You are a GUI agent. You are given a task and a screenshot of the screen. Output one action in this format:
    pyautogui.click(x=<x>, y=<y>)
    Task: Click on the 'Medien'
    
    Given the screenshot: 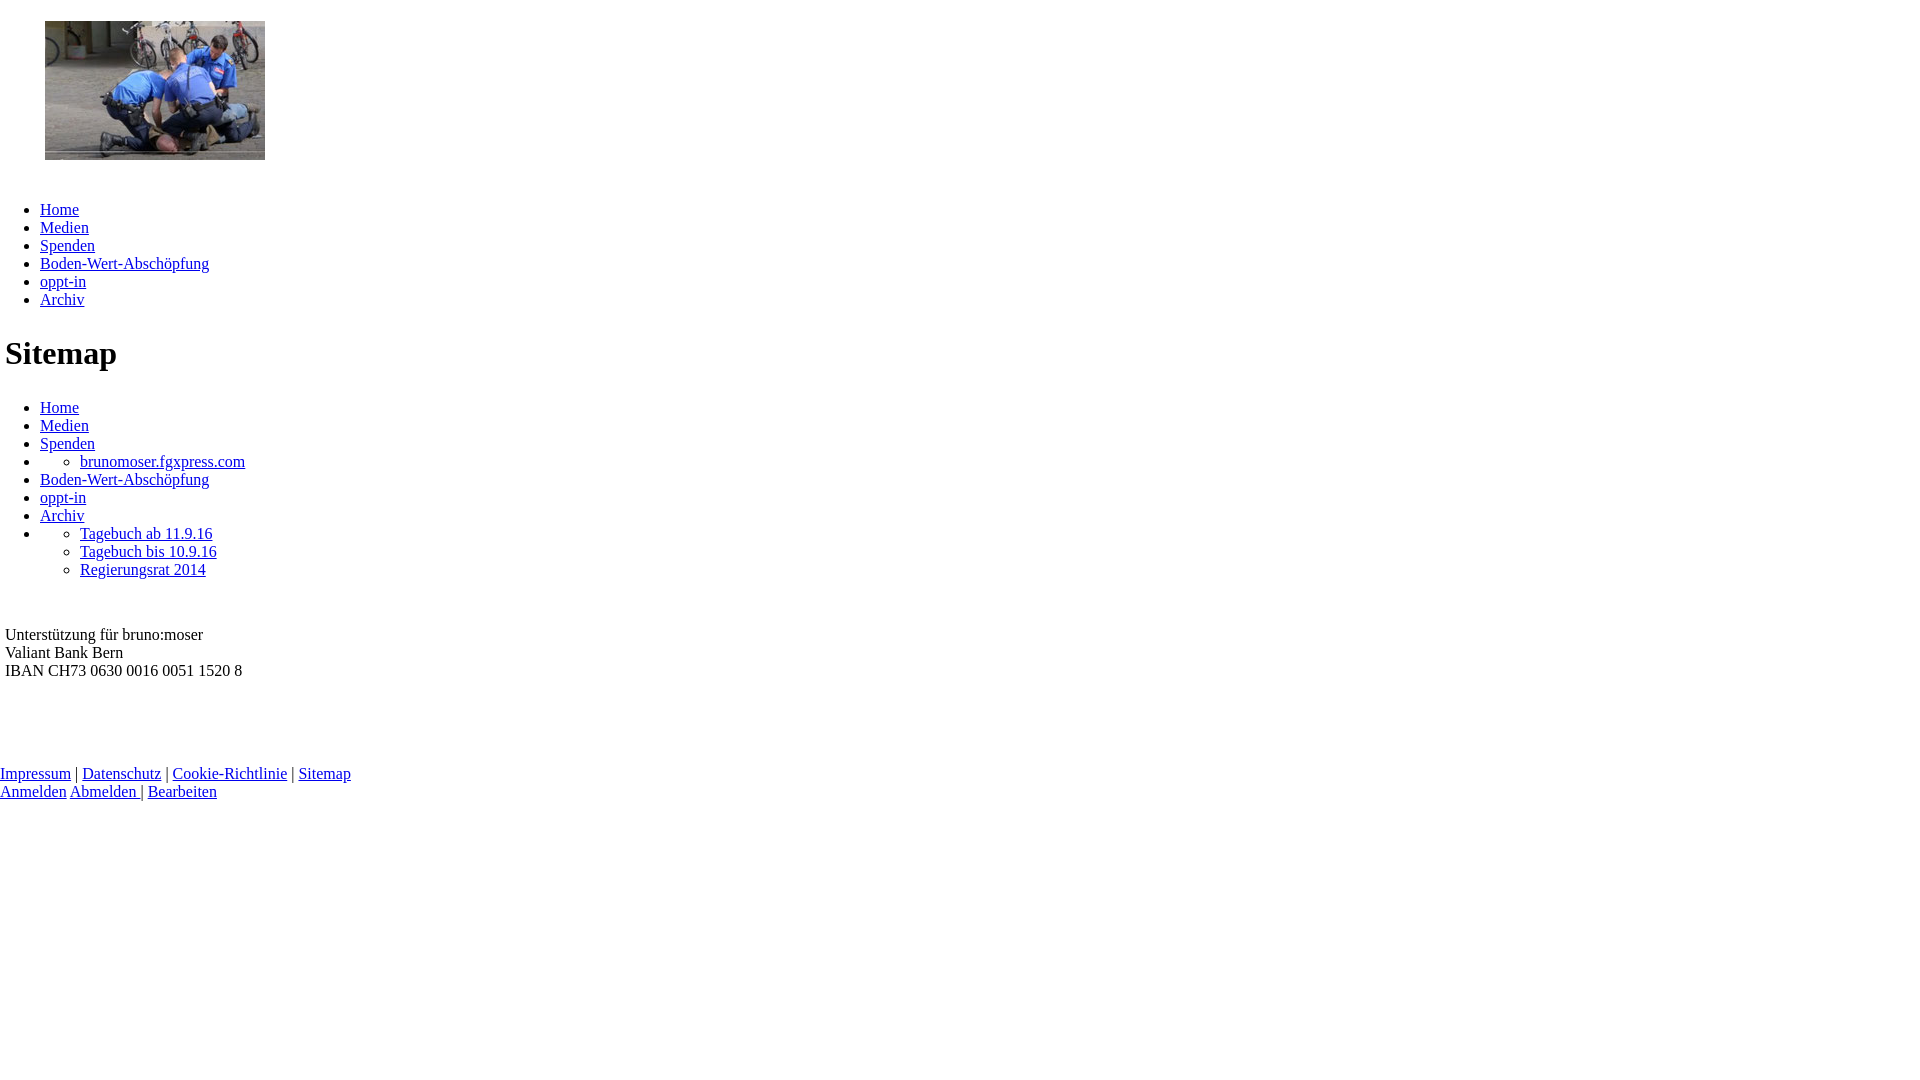 What is the action you would take?
    pyautogui.click(x=64, y=424)
    